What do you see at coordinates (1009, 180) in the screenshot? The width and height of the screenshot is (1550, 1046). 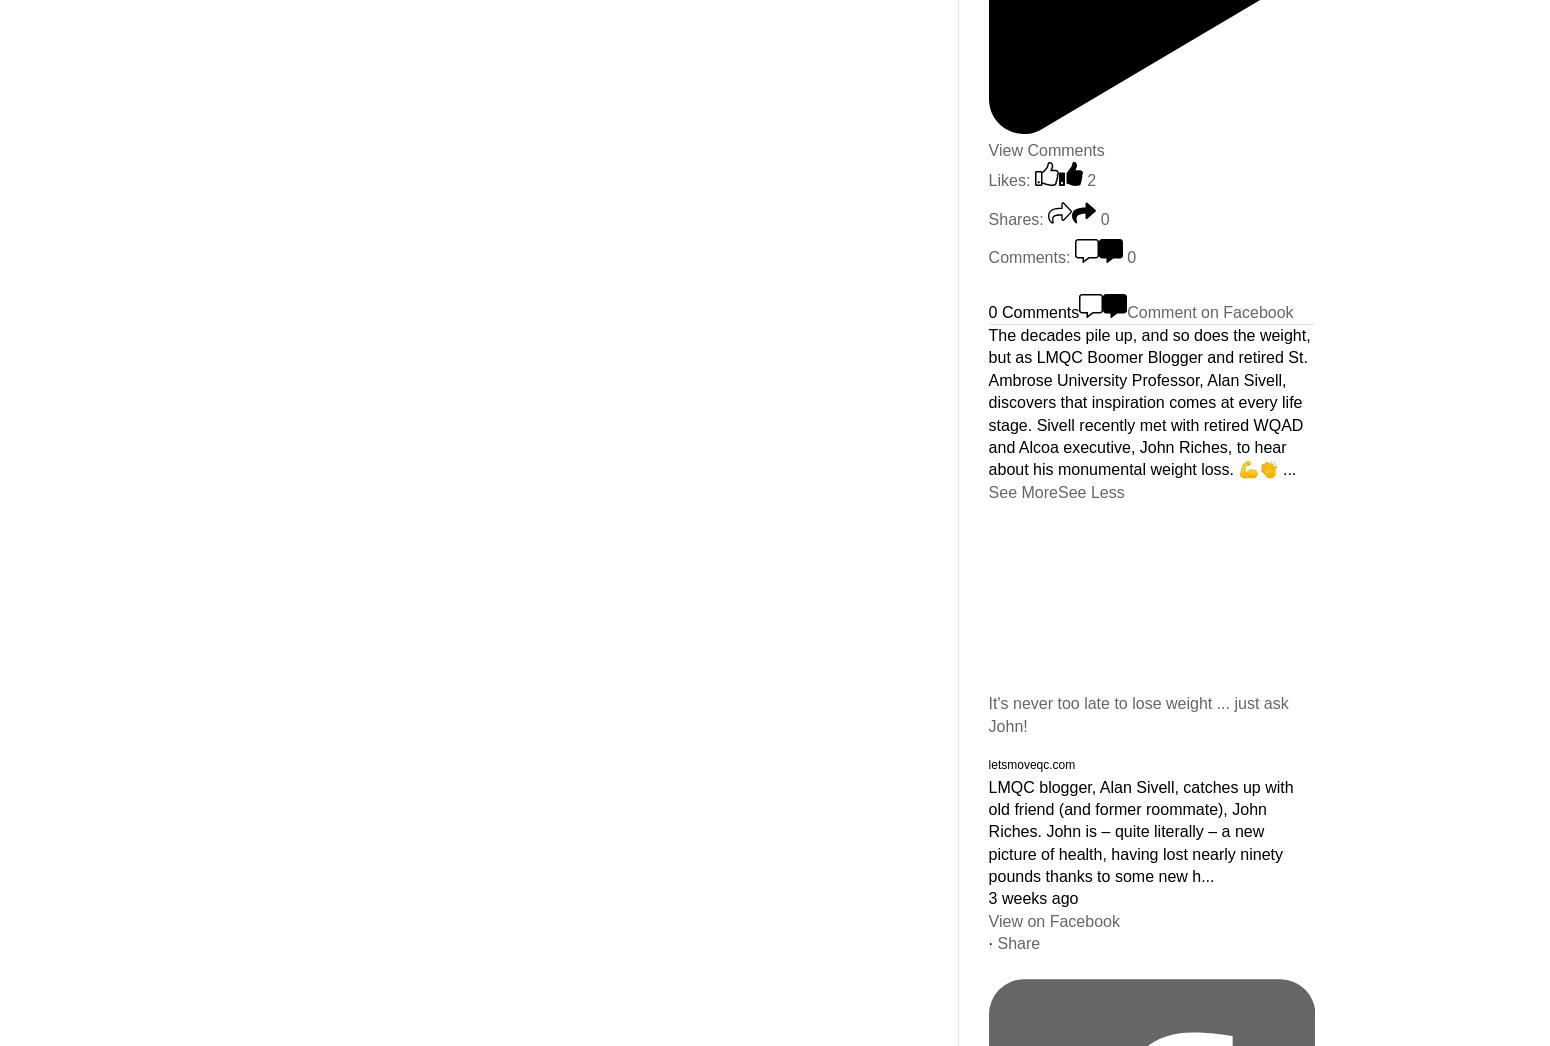 I see `'Likes:'` at bounding box center [1009, 180].